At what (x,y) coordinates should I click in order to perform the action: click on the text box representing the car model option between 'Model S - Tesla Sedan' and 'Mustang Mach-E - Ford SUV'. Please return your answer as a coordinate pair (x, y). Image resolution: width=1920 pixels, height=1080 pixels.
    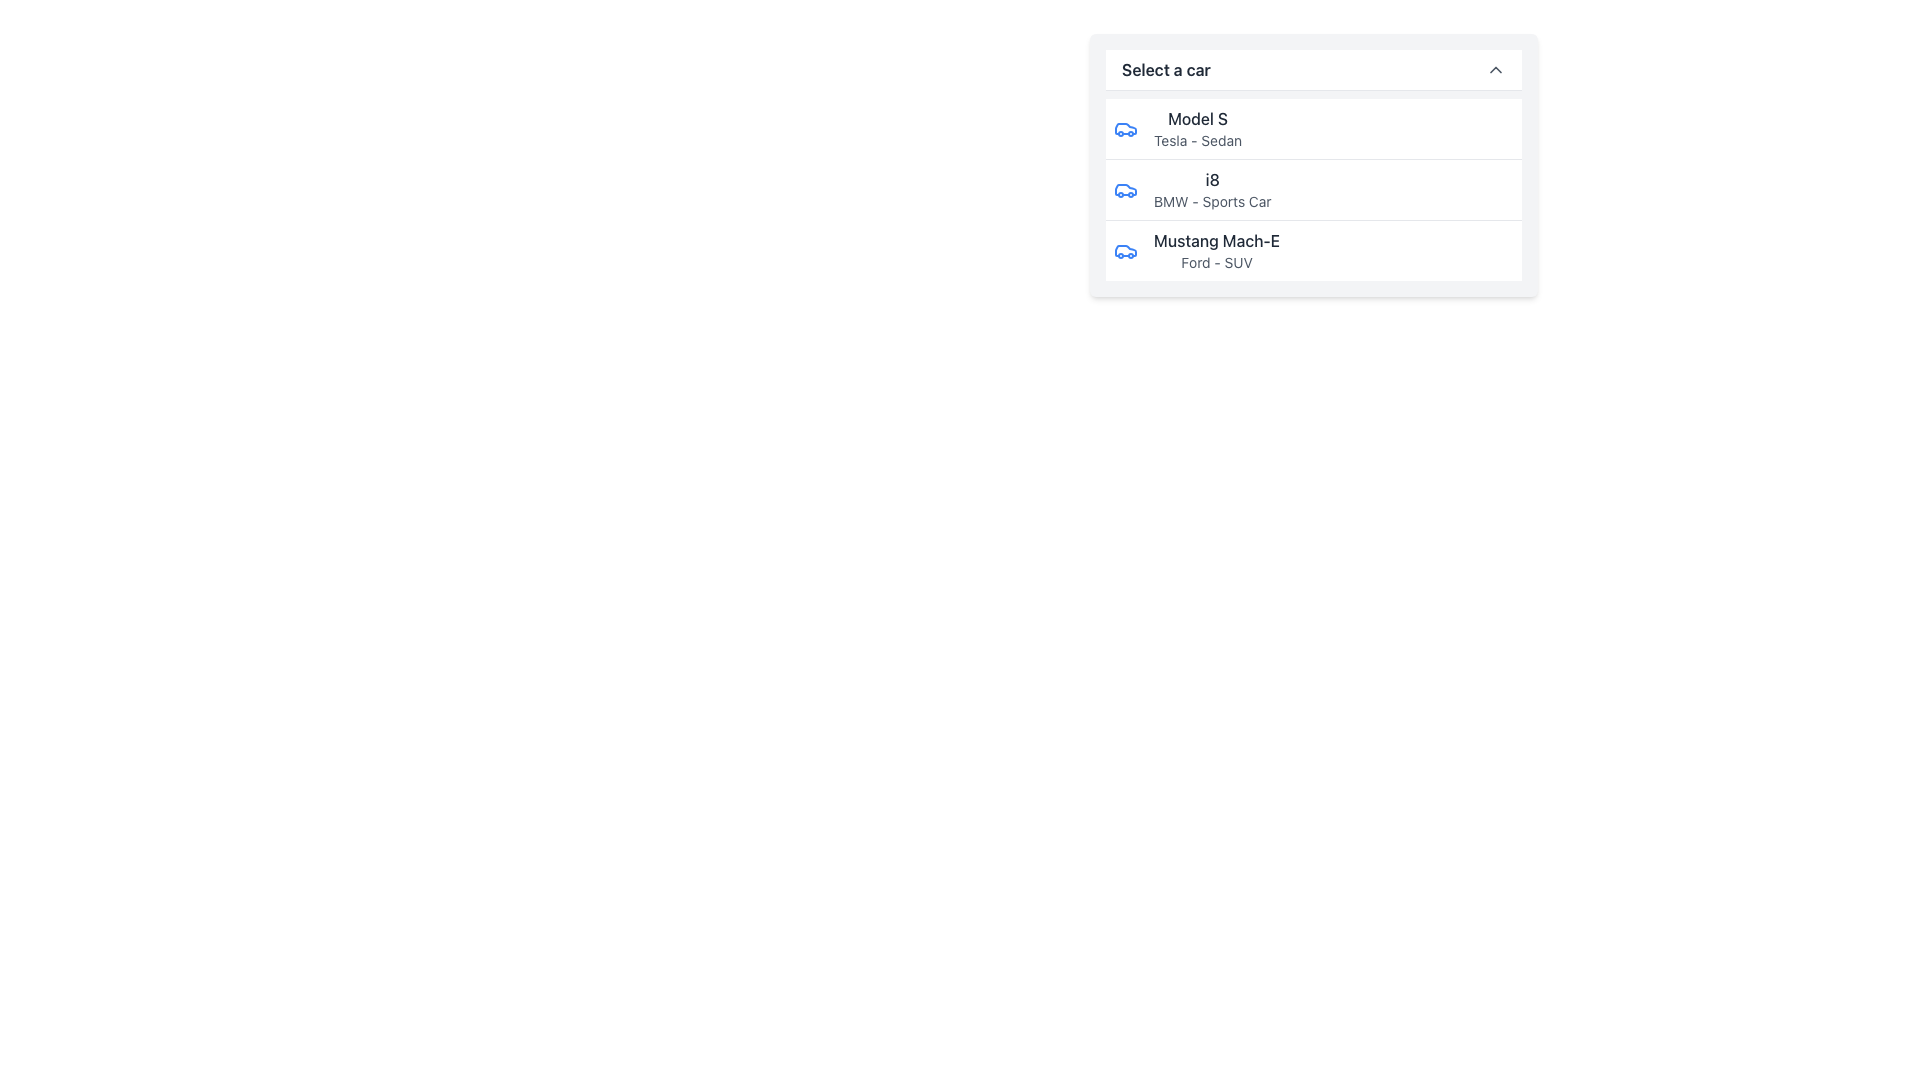
    Looking at the image, I should click on (1211, 189).